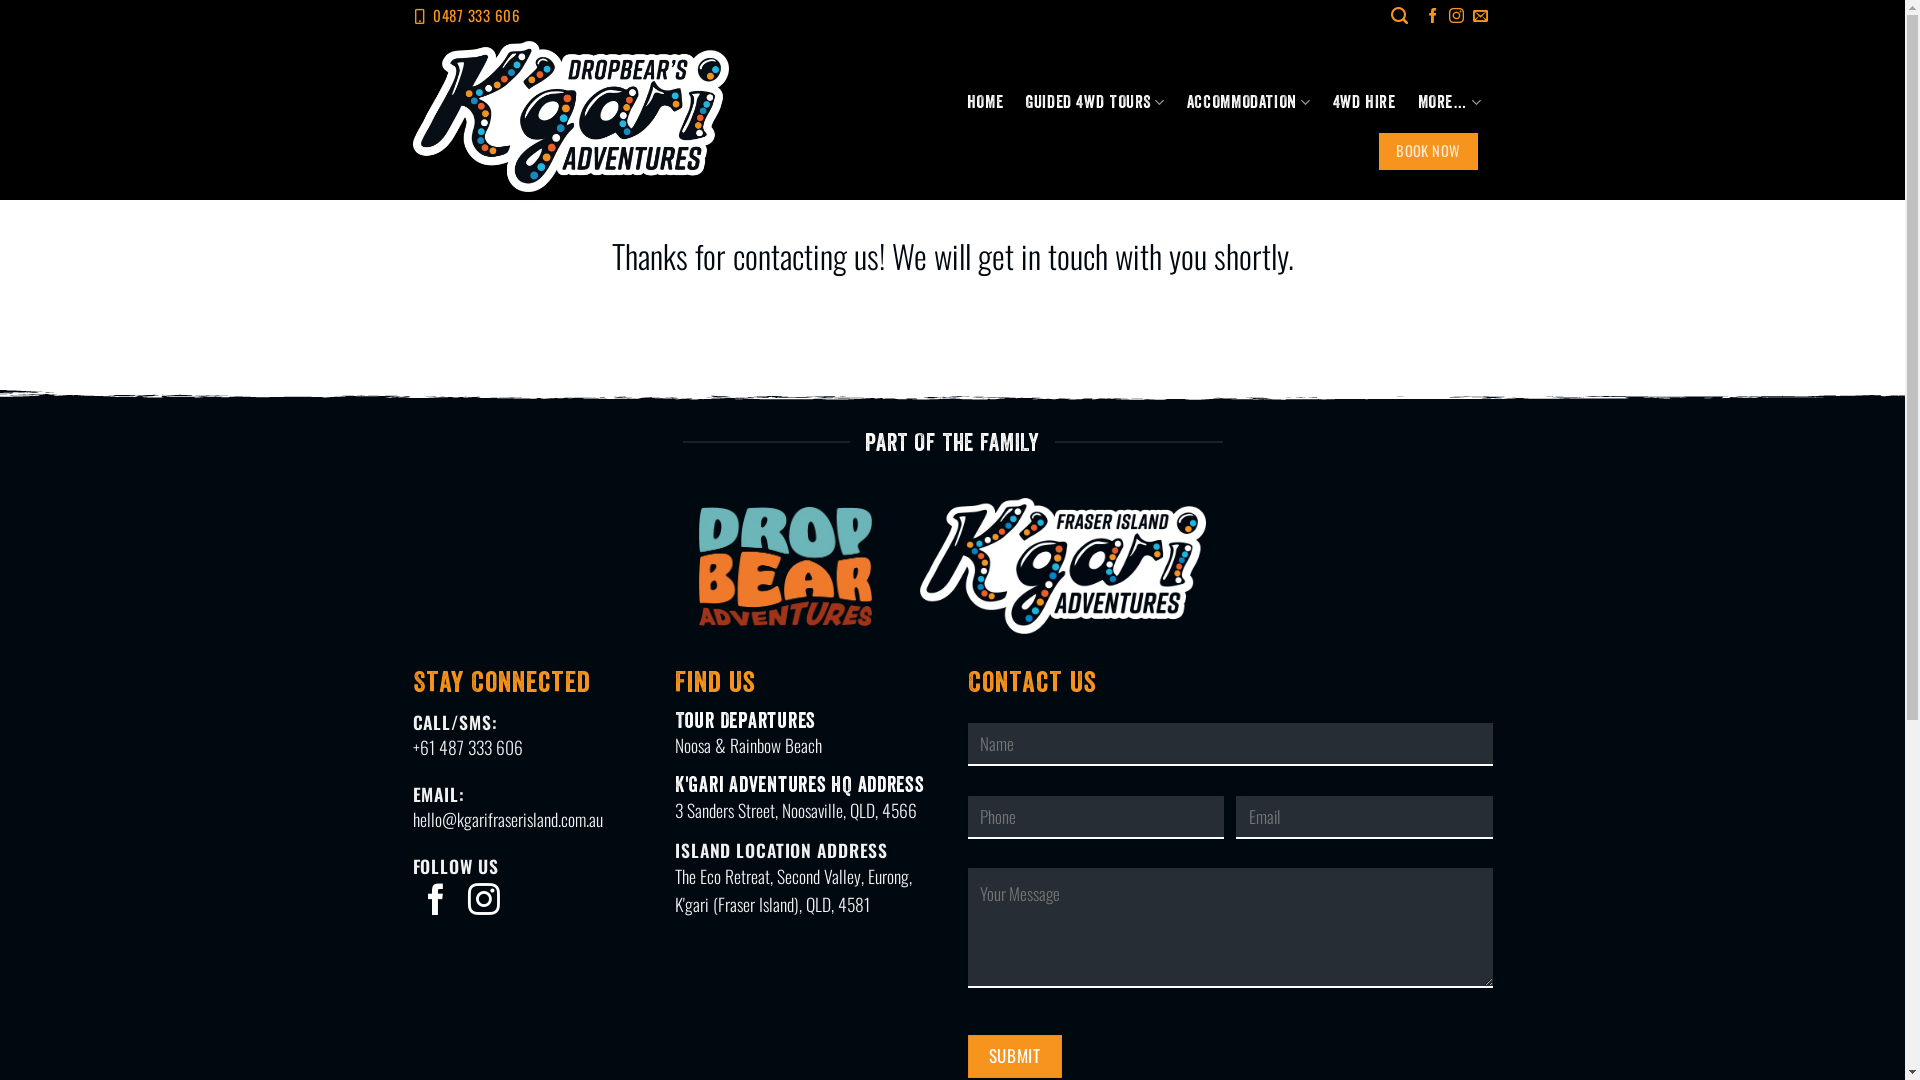 This screenshot has width=1920, height=1080. Describe the element at coordinates (1431, 16) in the screenshot. I see `'Follow on Facebook'` at that location.